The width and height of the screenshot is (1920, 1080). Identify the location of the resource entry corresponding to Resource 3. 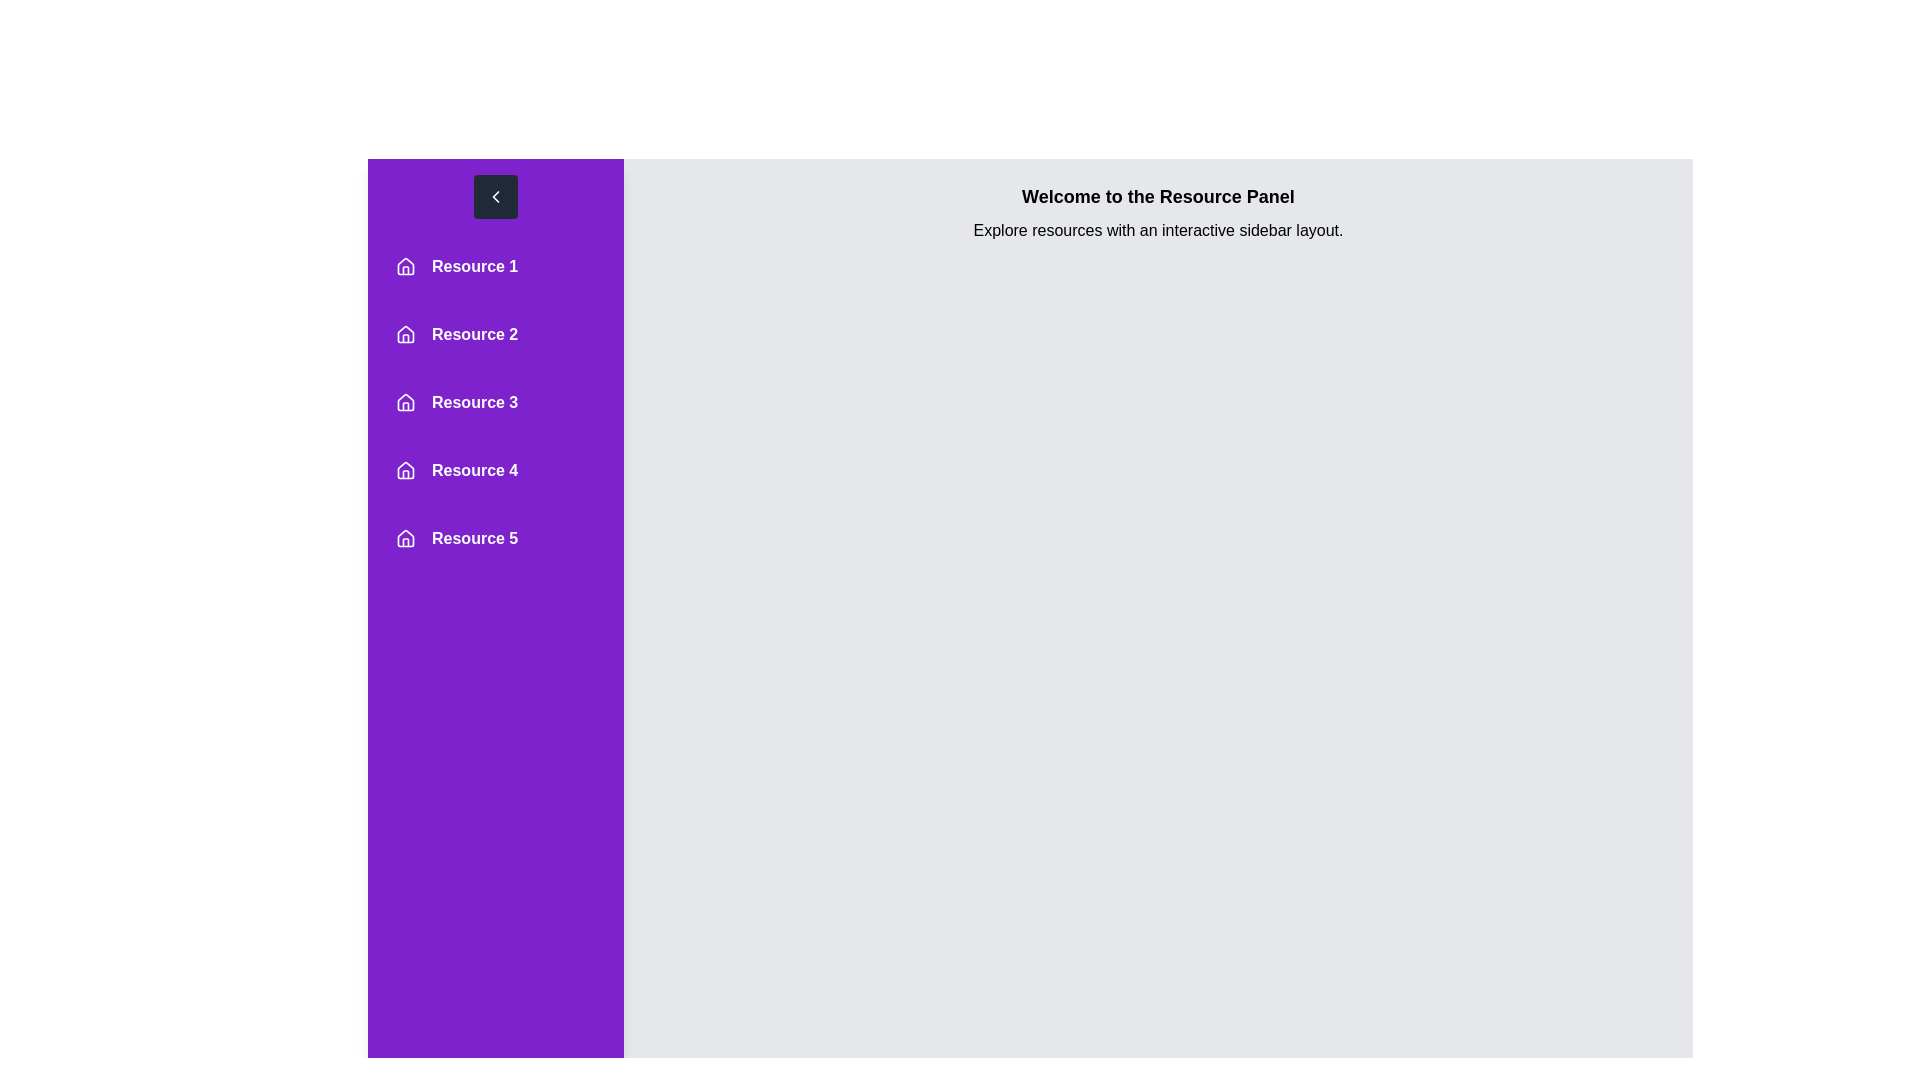
(495, 402).